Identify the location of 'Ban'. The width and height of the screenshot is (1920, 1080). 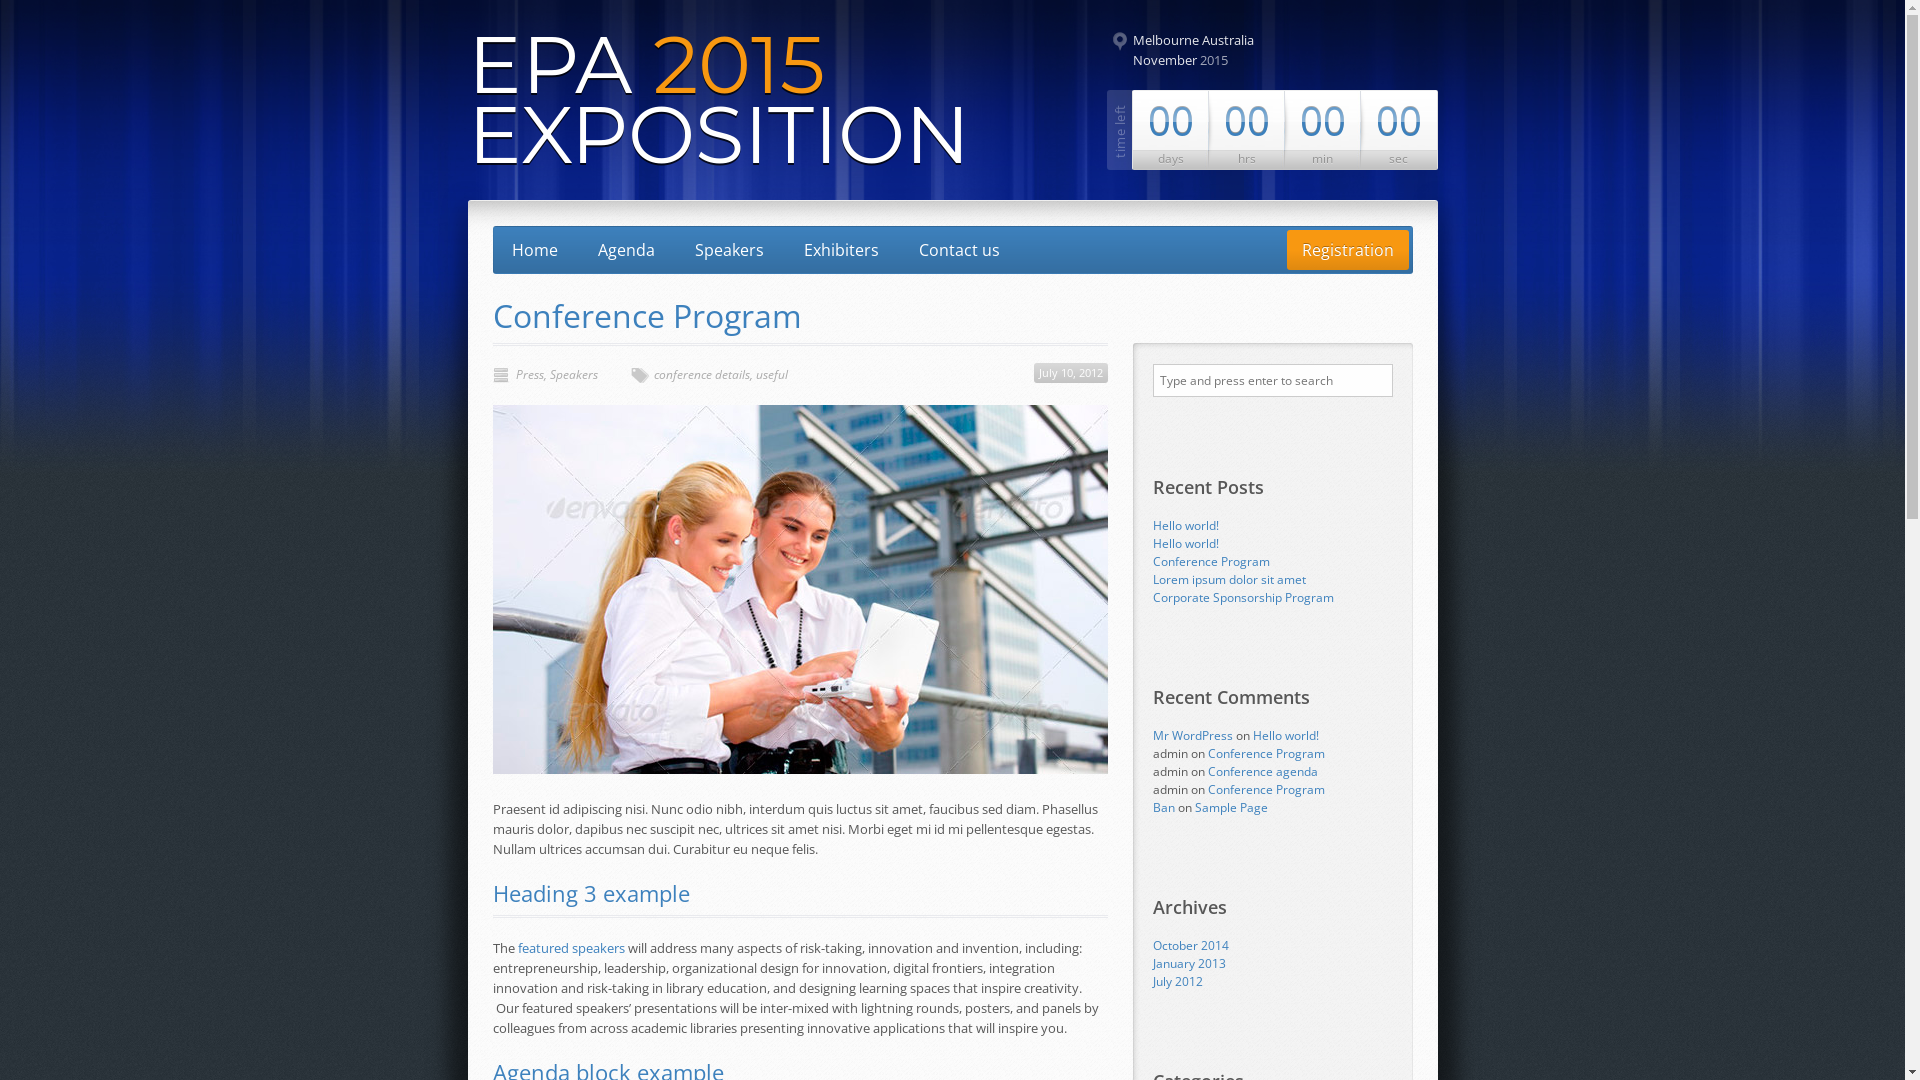
(1162, 806).